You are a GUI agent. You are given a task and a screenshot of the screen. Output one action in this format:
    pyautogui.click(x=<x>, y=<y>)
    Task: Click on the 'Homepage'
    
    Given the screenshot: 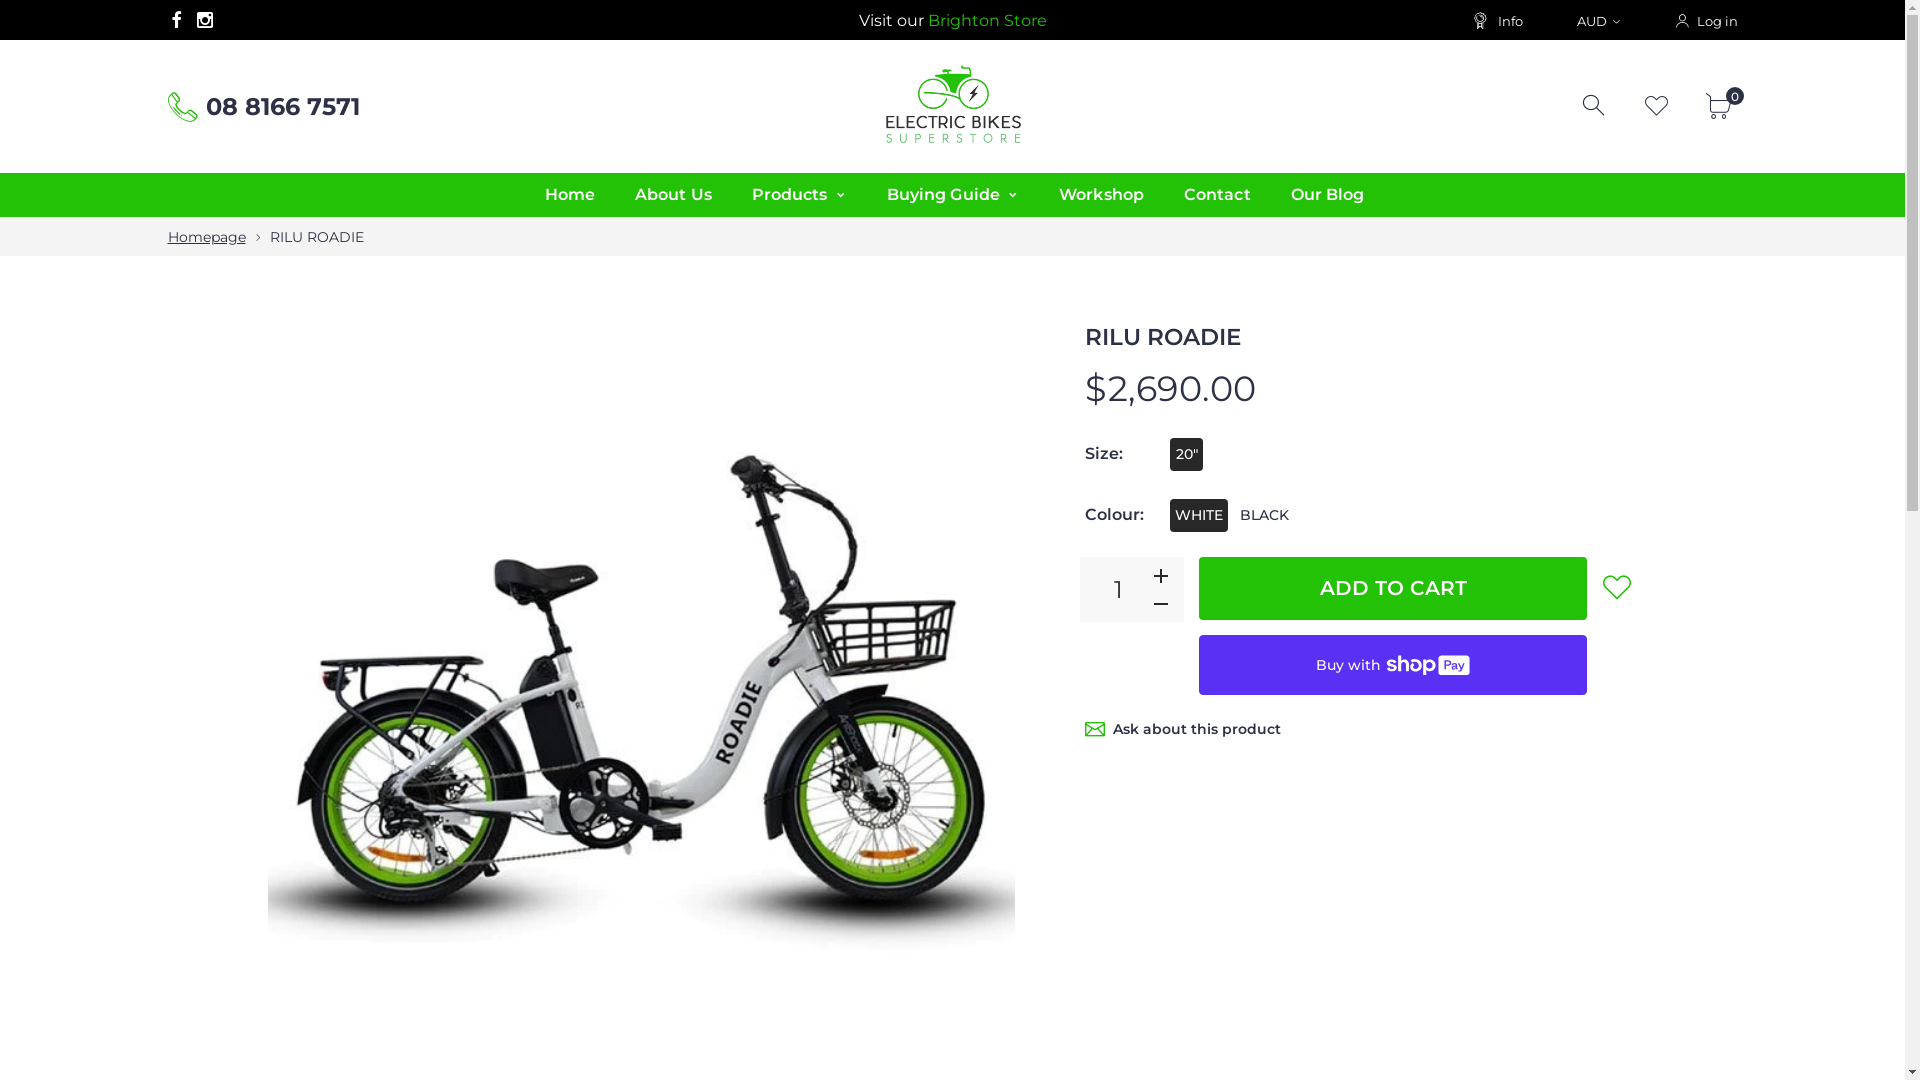 What is the action you would take?
    pyautogui.click(x=206, y=235)
    